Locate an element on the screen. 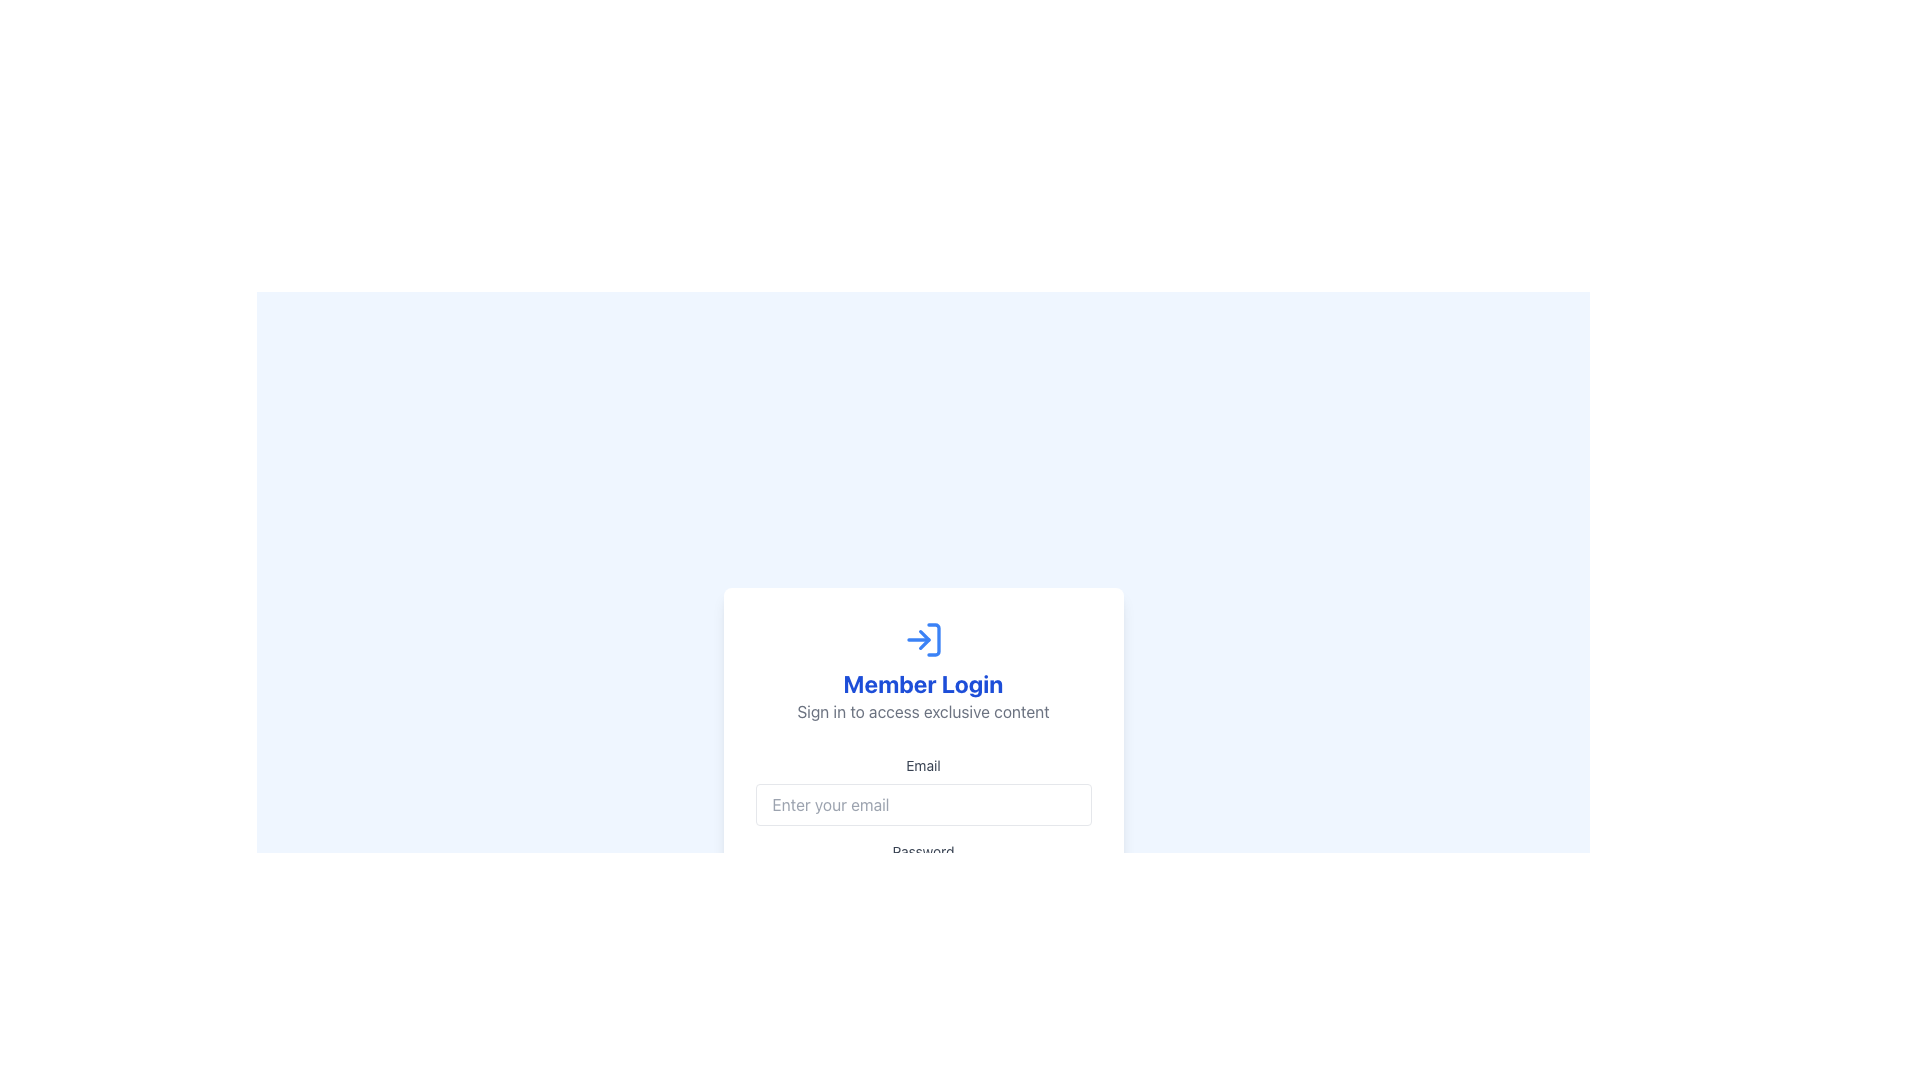 The width and height of the screenshot is (1920, 1080). the password label, which indicates the purpose of the password input field located below it in the form layout is located at coordinates (922, 852).